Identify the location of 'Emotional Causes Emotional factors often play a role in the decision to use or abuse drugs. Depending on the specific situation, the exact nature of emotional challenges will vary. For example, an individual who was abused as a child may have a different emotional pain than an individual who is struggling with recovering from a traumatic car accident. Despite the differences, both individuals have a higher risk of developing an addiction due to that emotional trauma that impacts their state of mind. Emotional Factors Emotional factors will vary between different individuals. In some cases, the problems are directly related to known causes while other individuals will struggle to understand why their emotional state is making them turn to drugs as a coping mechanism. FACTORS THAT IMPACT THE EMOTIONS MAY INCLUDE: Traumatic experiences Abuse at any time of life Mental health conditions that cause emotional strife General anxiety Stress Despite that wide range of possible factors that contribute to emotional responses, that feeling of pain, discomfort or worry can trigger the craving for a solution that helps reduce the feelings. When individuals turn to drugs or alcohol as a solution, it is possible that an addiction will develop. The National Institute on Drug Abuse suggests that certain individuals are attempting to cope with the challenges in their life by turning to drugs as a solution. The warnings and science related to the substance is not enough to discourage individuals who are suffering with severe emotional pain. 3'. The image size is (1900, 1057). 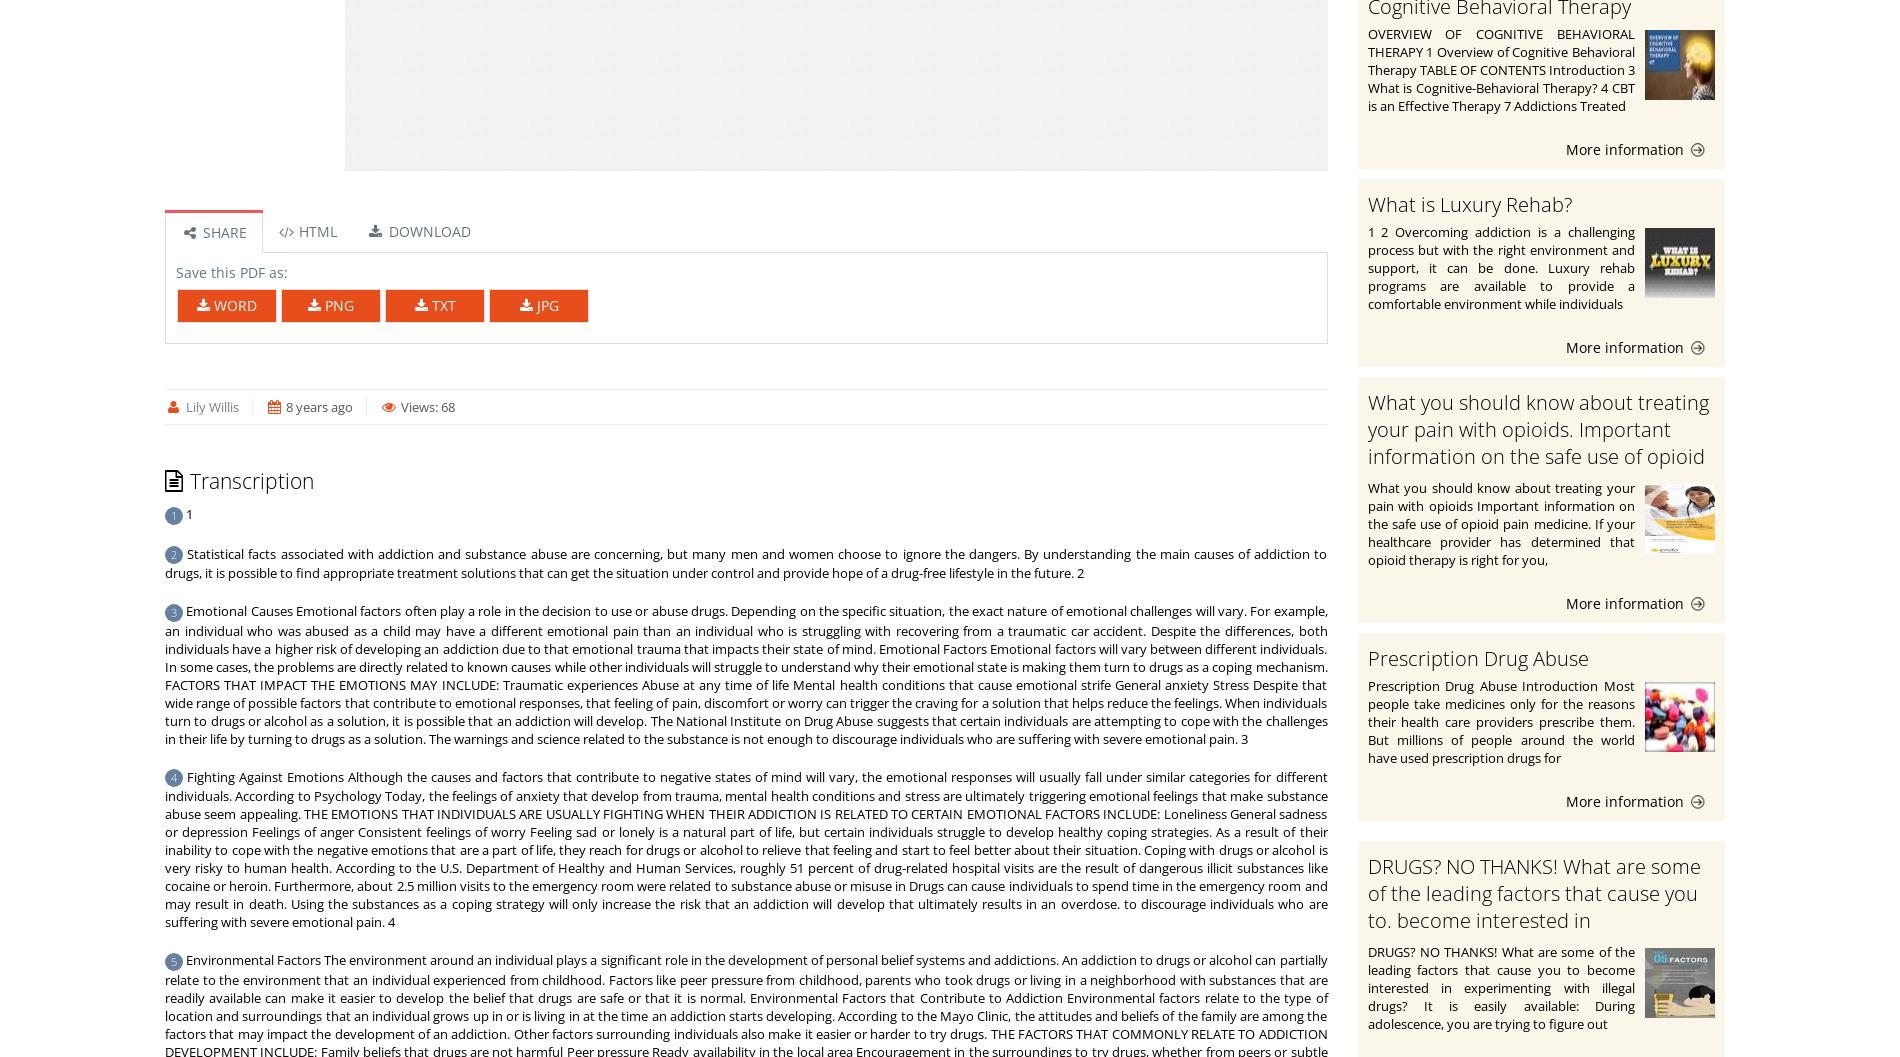
(744, 674).